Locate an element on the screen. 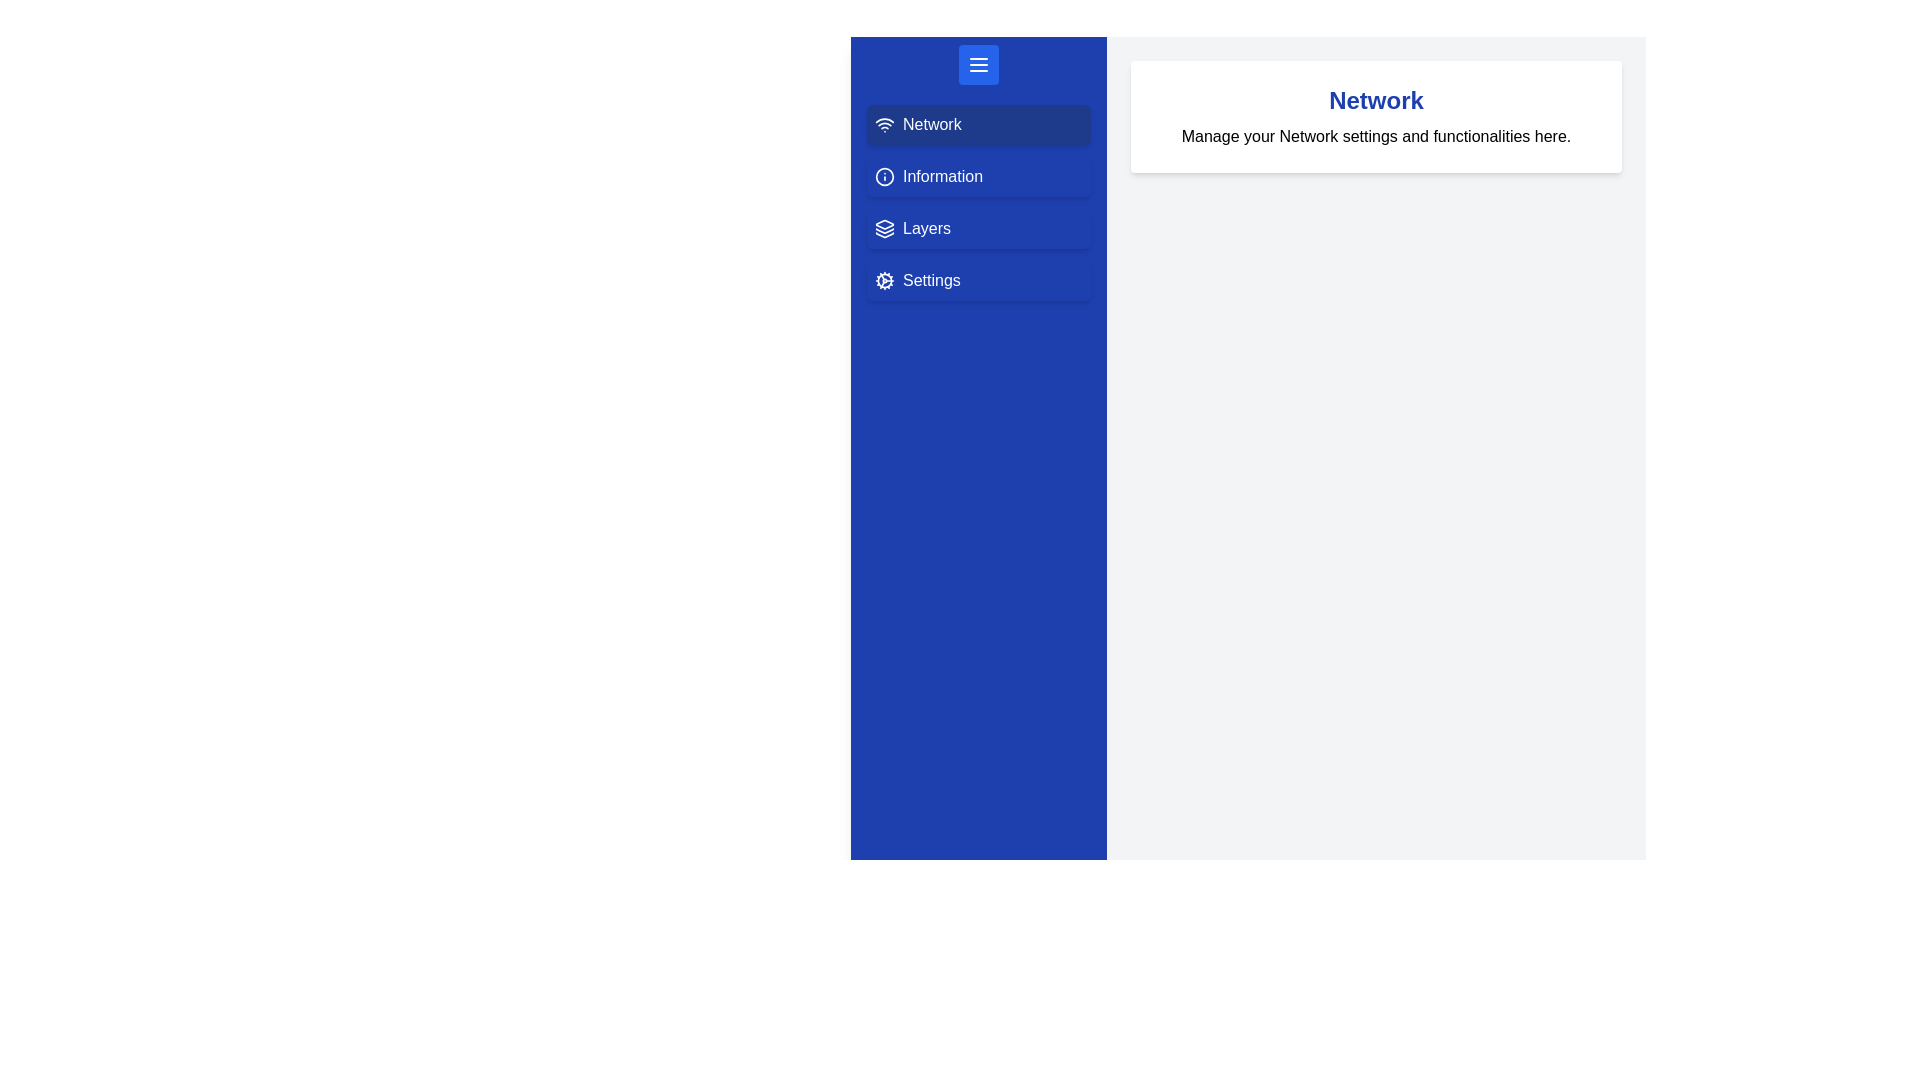 The image size is (1920, 1080). the menu option Layers from the drawer is located at coordinates (979, 227).